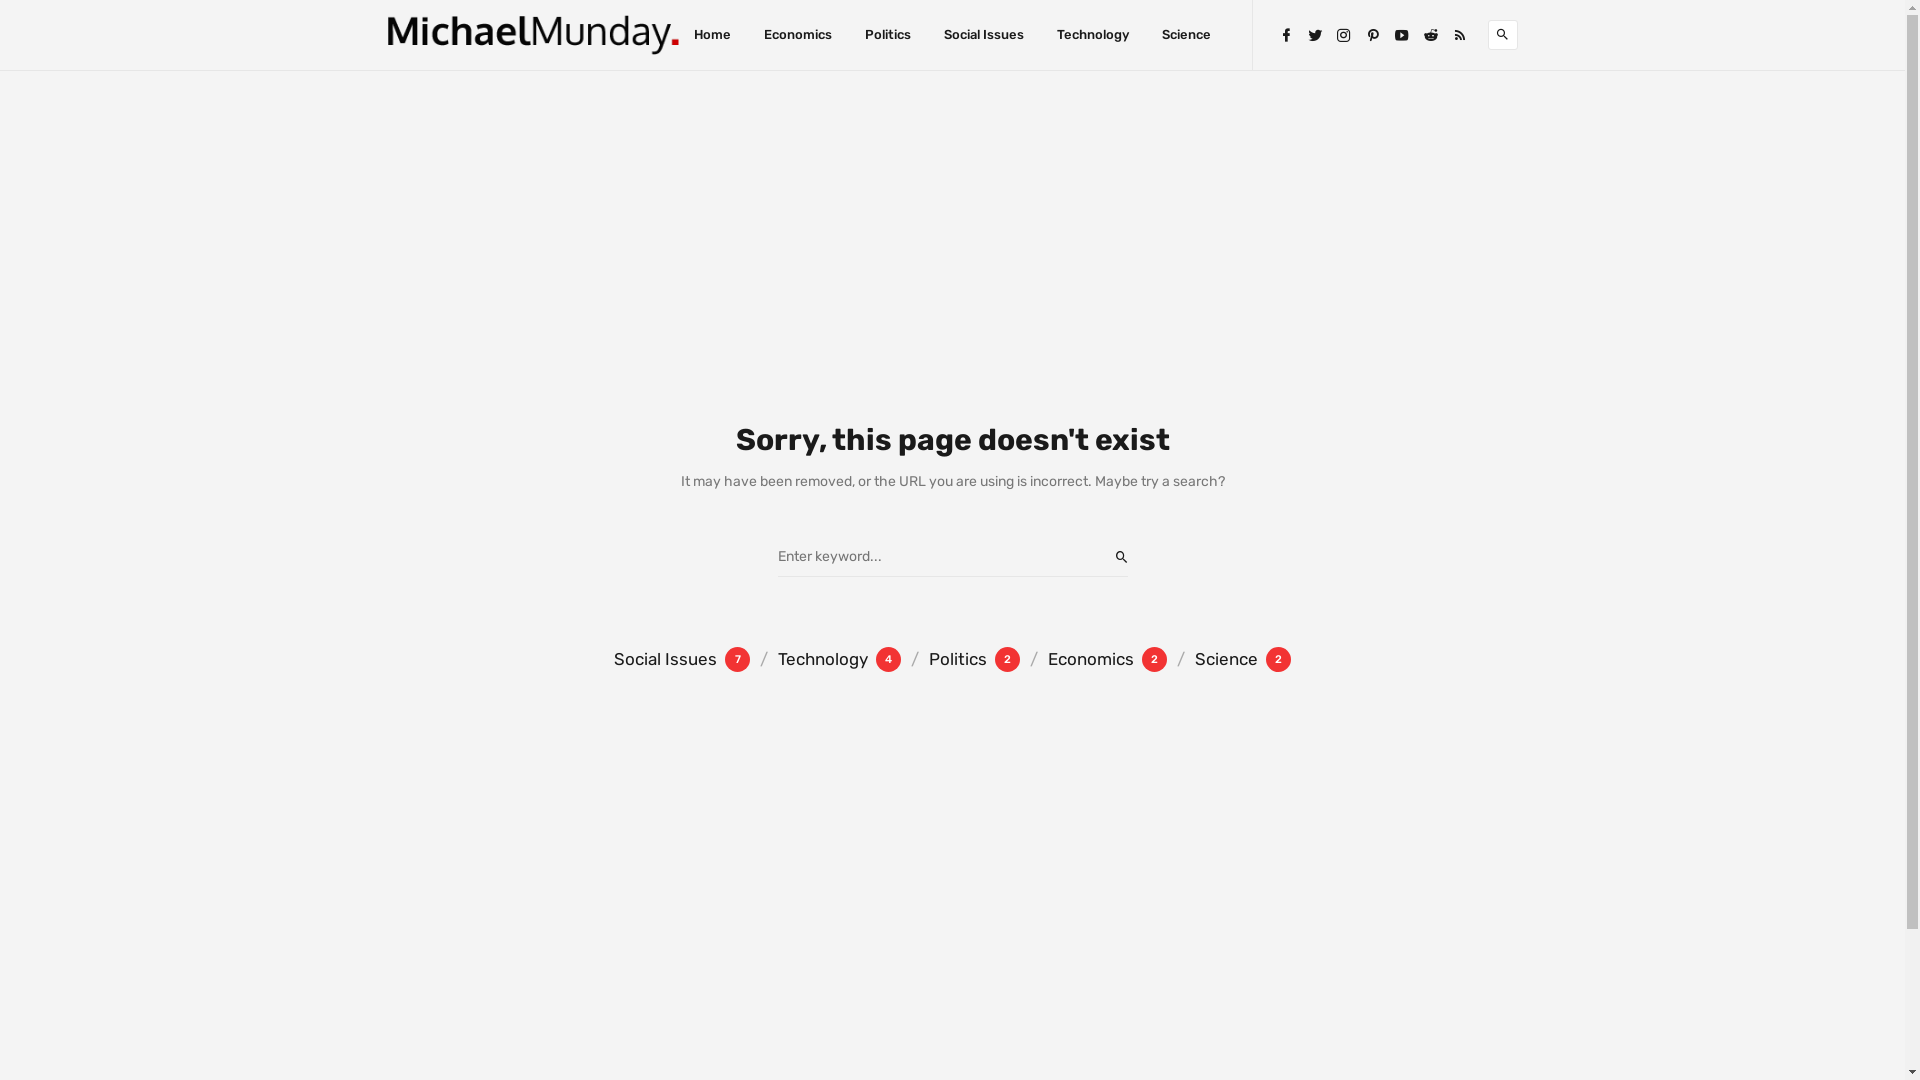  I want to click on 'Facebook', so click(1276, 34).